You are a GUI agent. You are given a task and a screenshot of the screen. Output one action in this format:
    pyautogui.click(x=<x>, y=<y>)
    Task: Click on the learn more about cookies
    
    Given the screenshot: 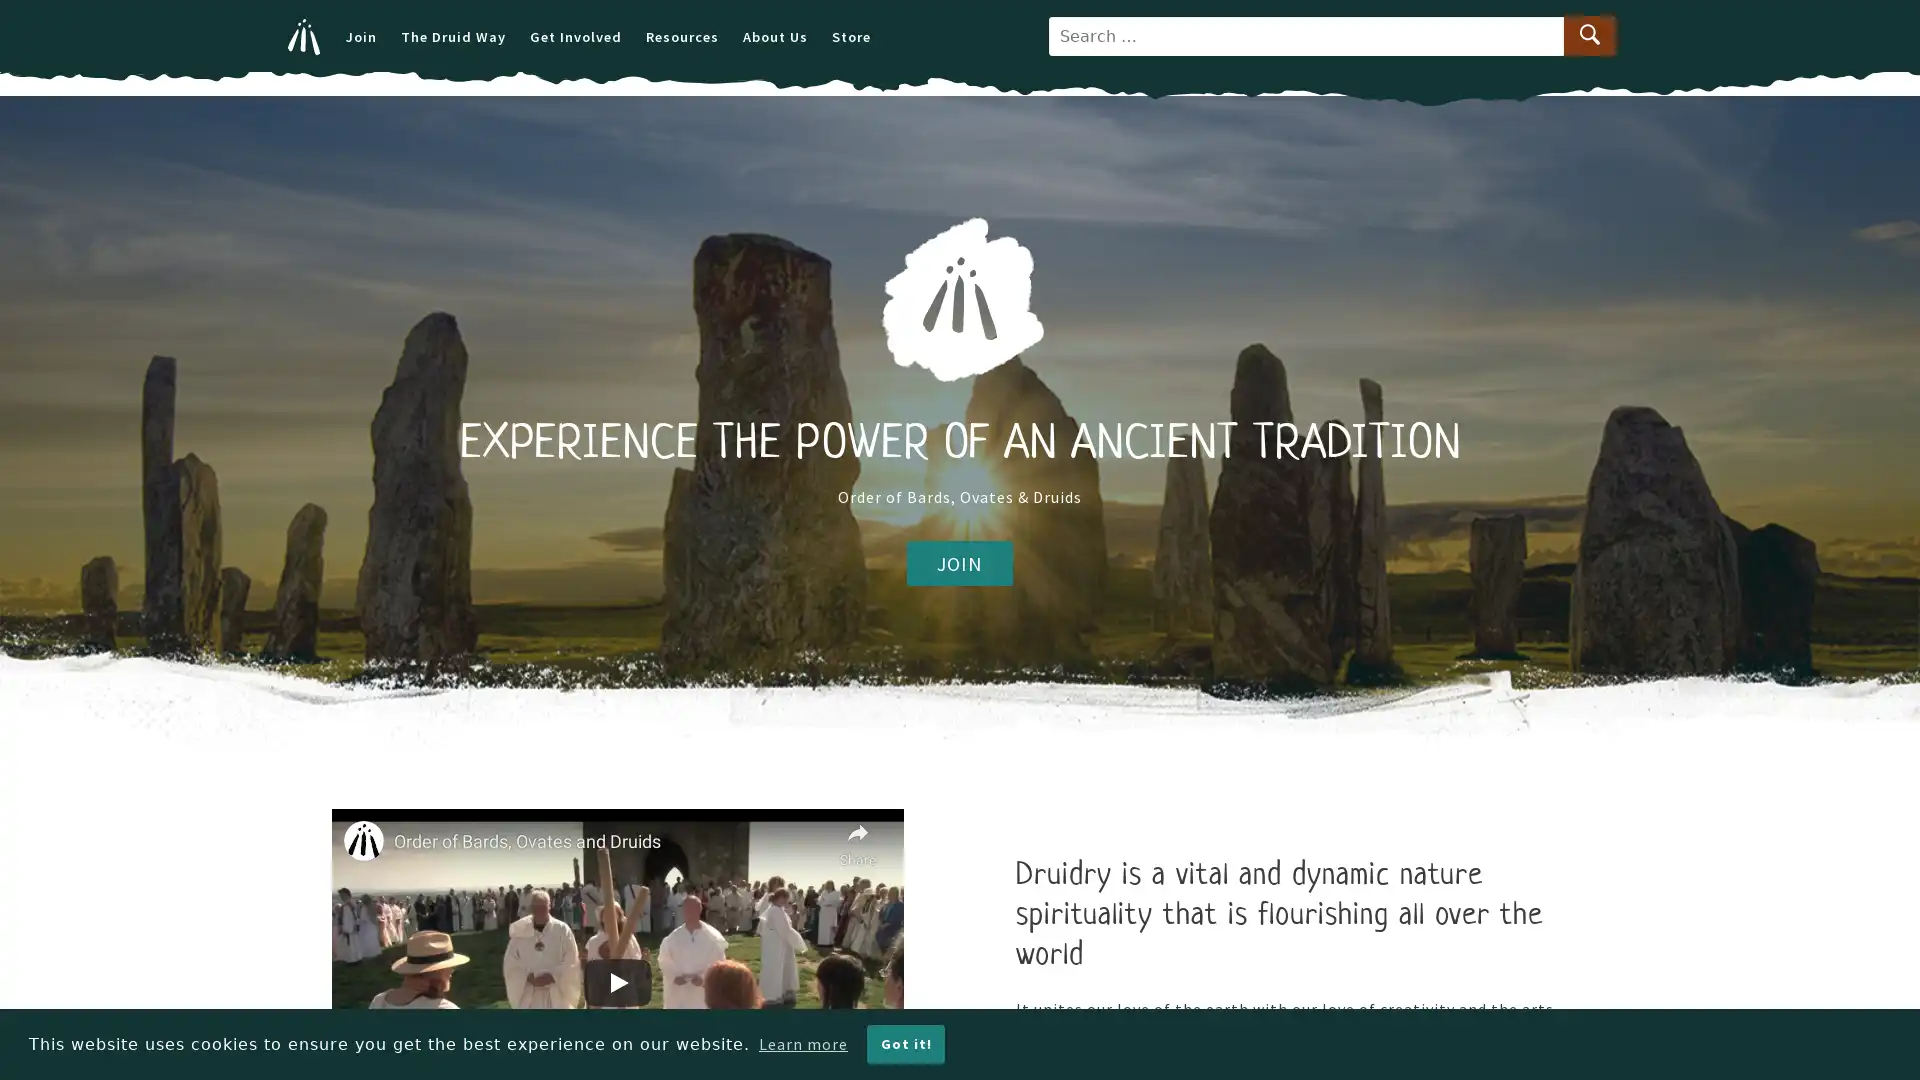 What is the action you would take?
    pyautogui.click(x=802, y=1043)
    